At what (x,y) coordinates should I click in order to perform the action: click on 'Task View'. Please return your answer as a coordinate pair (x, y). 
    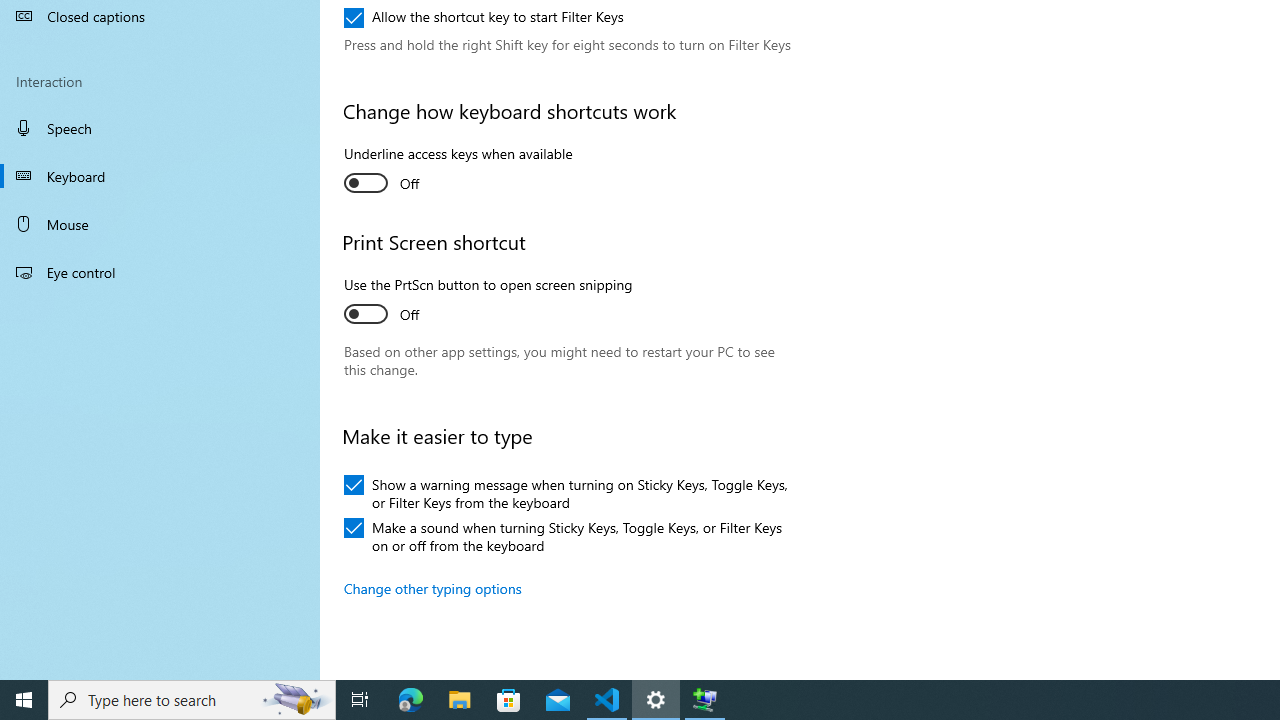
    Looking at the image, I should click on (359, 698).